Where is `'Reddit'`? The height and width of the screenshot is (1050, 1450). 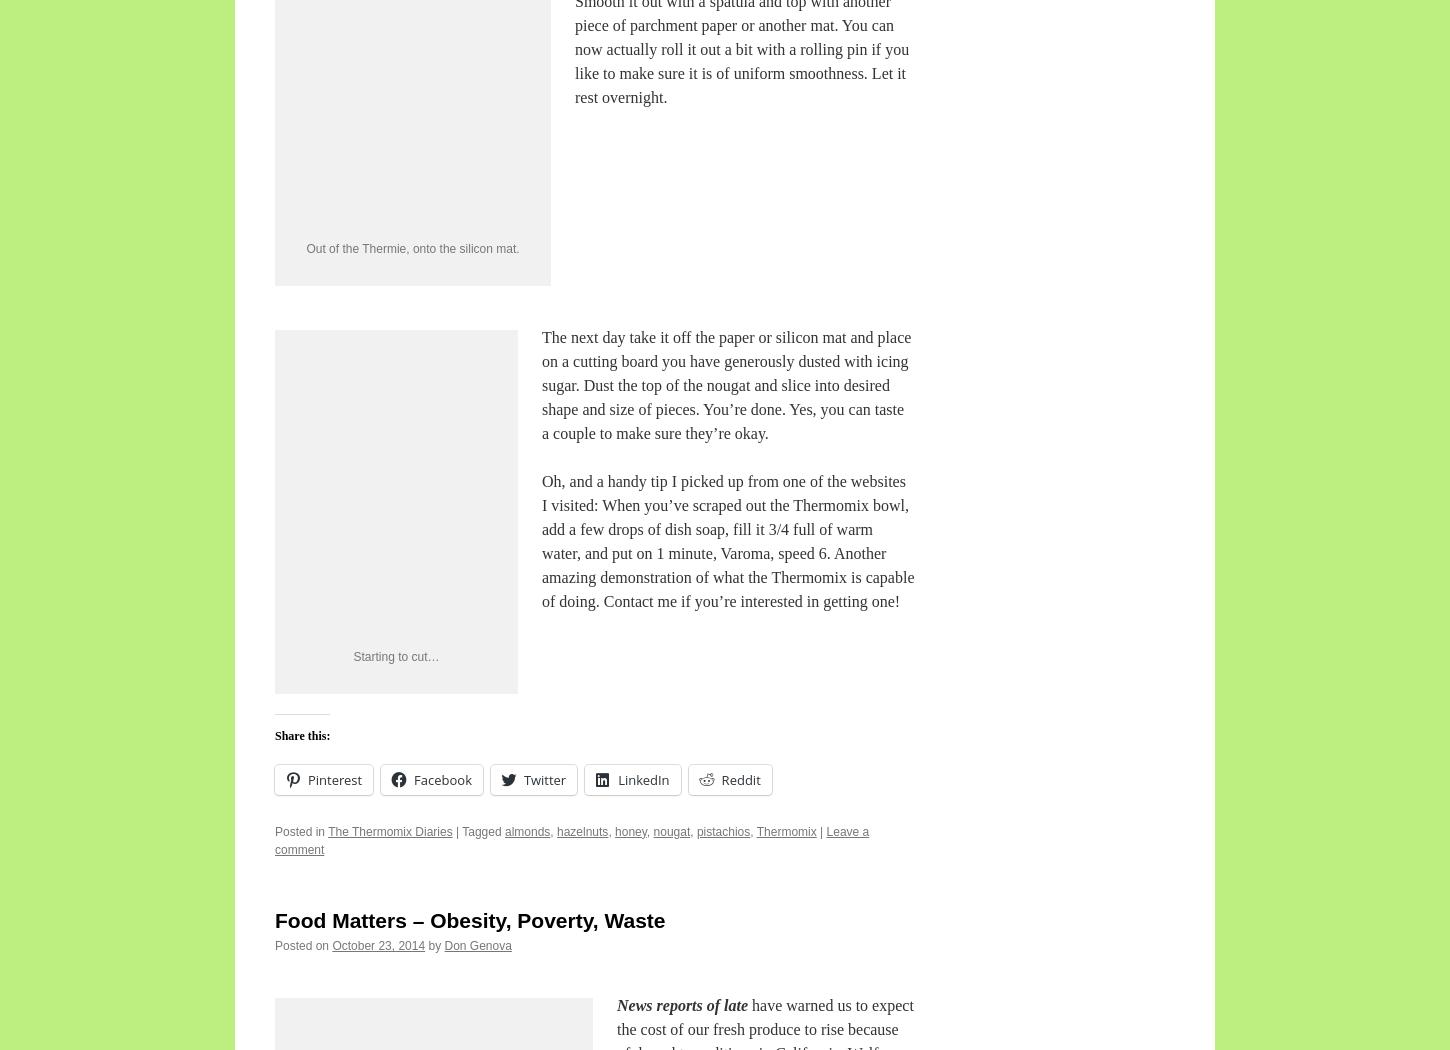
'Reddit' is located at coordinates (740, 778).